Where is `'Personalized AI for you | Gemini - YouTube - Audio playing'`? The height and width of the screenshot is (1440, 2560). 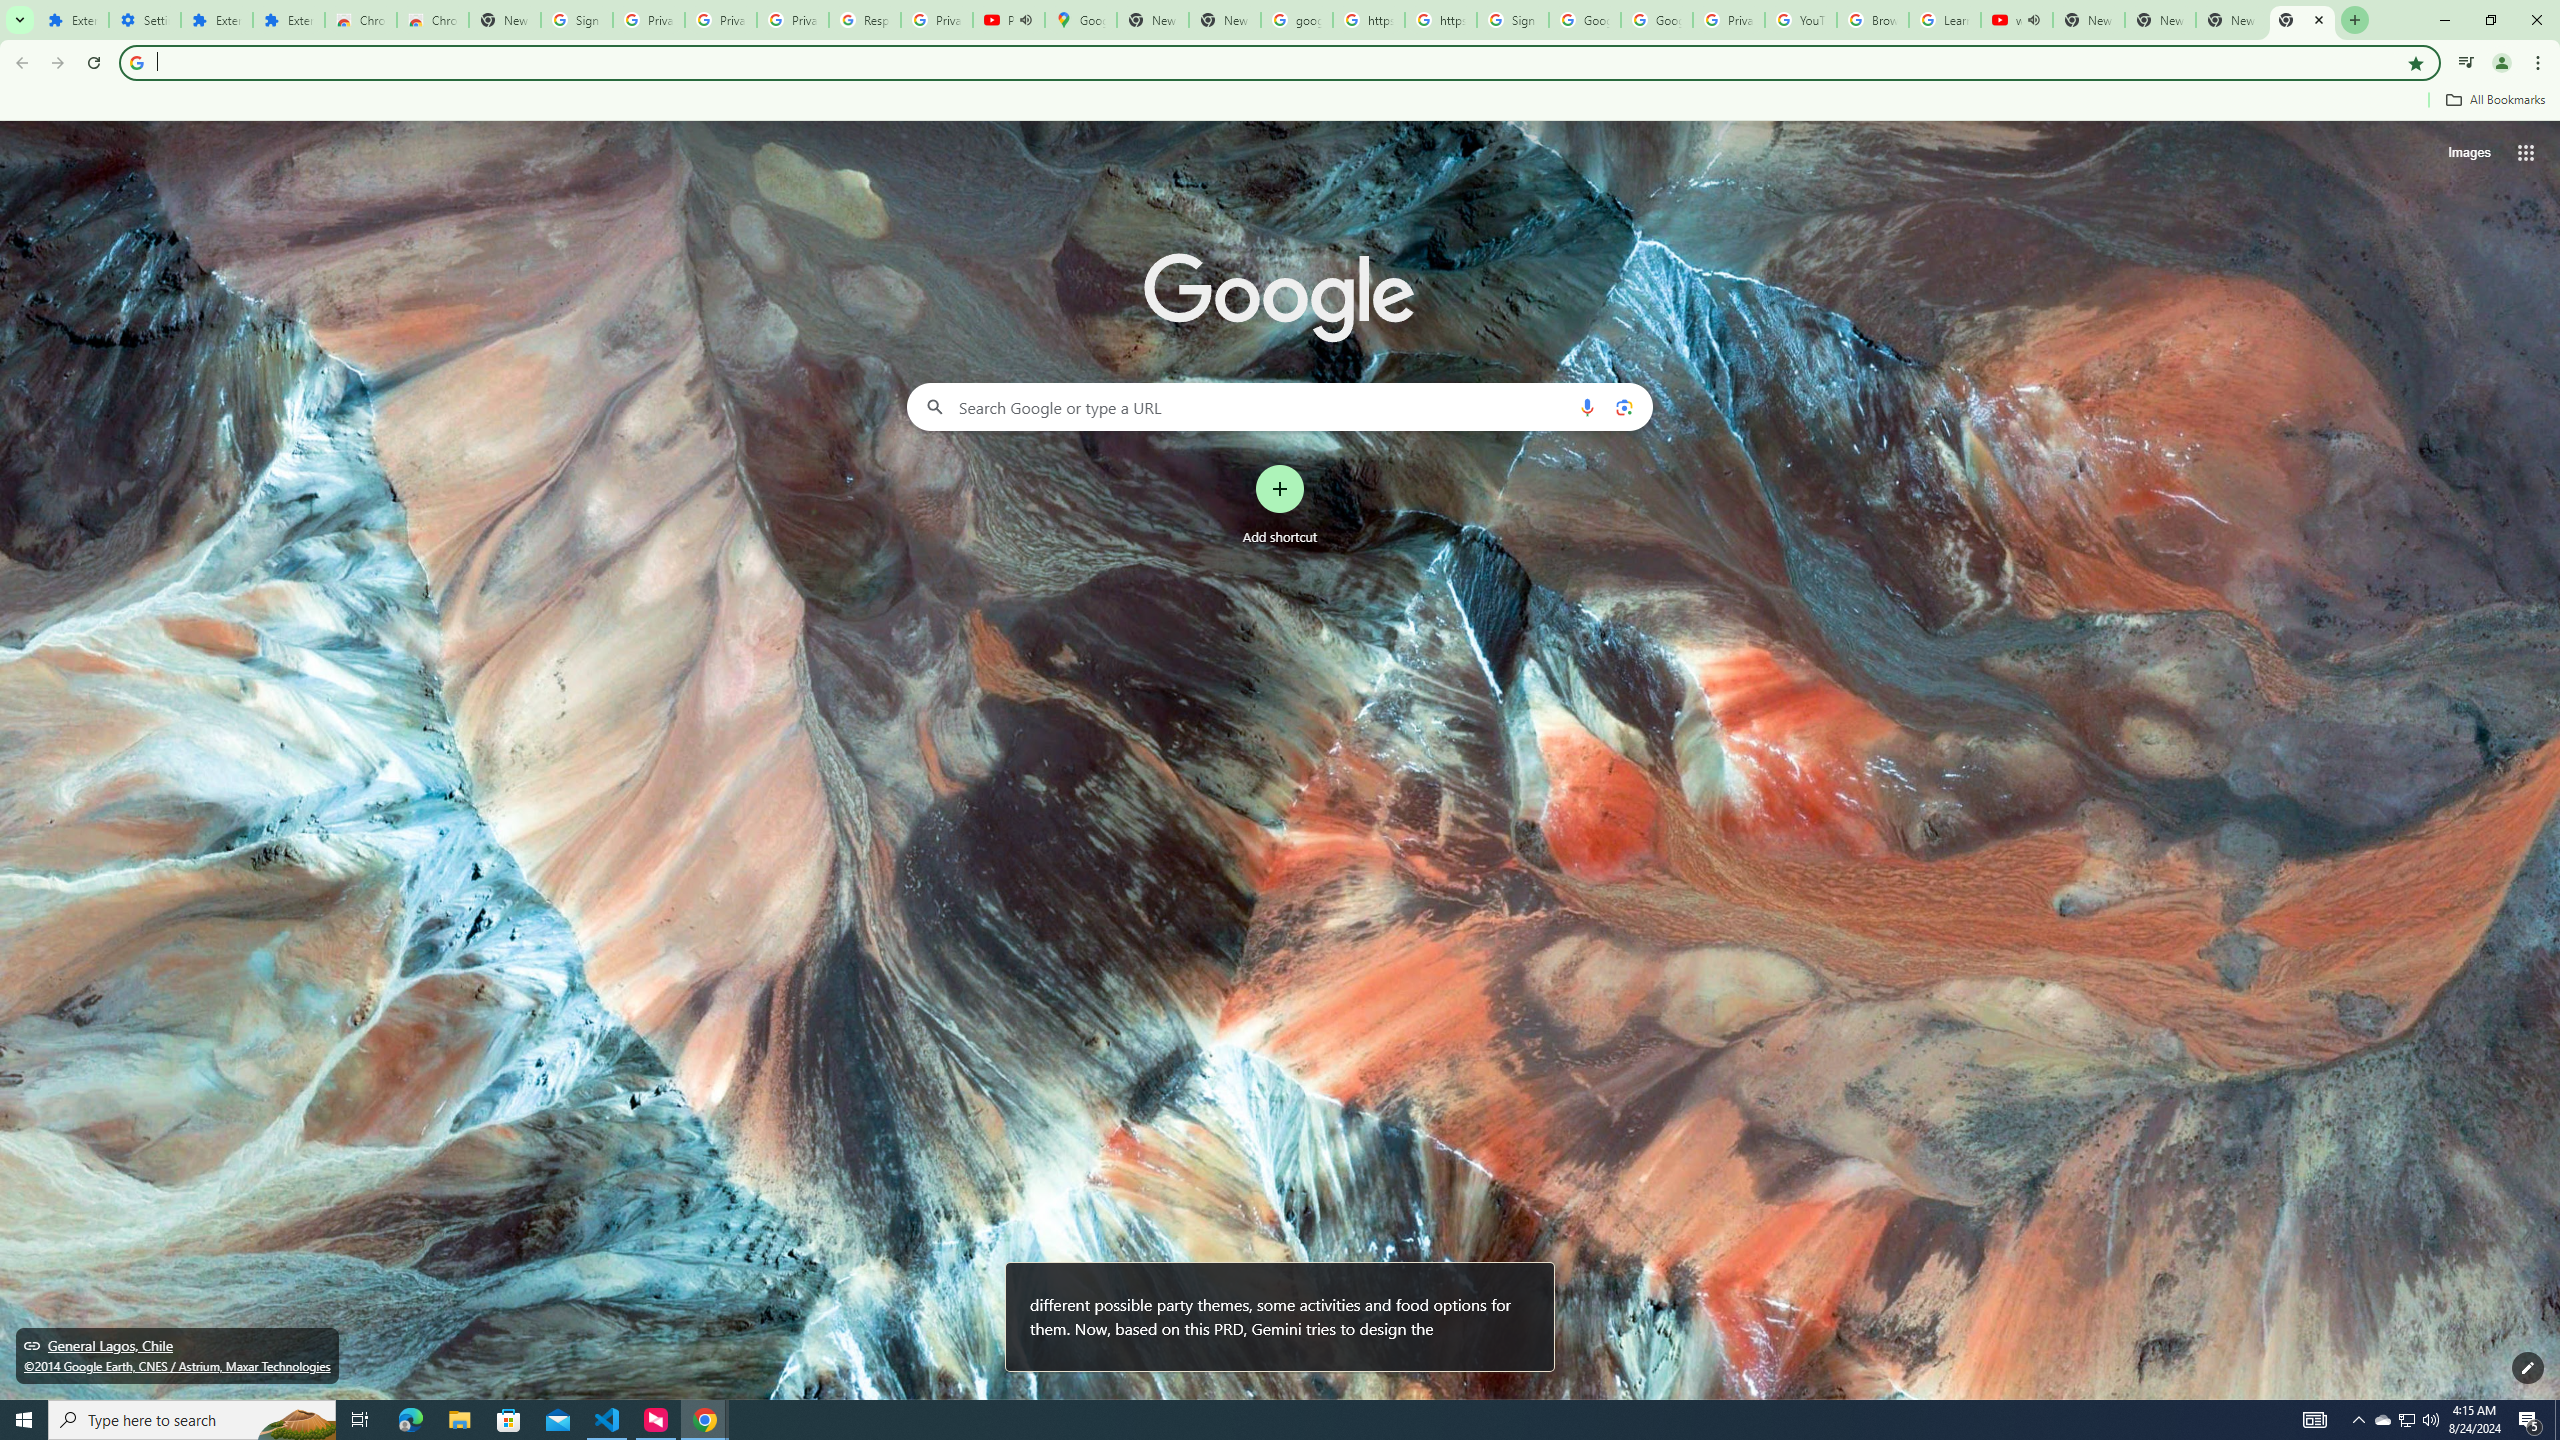 'Personalized AI for you | Gemini - YouTube - Audio playing' is located at coordinates (1008, 19).